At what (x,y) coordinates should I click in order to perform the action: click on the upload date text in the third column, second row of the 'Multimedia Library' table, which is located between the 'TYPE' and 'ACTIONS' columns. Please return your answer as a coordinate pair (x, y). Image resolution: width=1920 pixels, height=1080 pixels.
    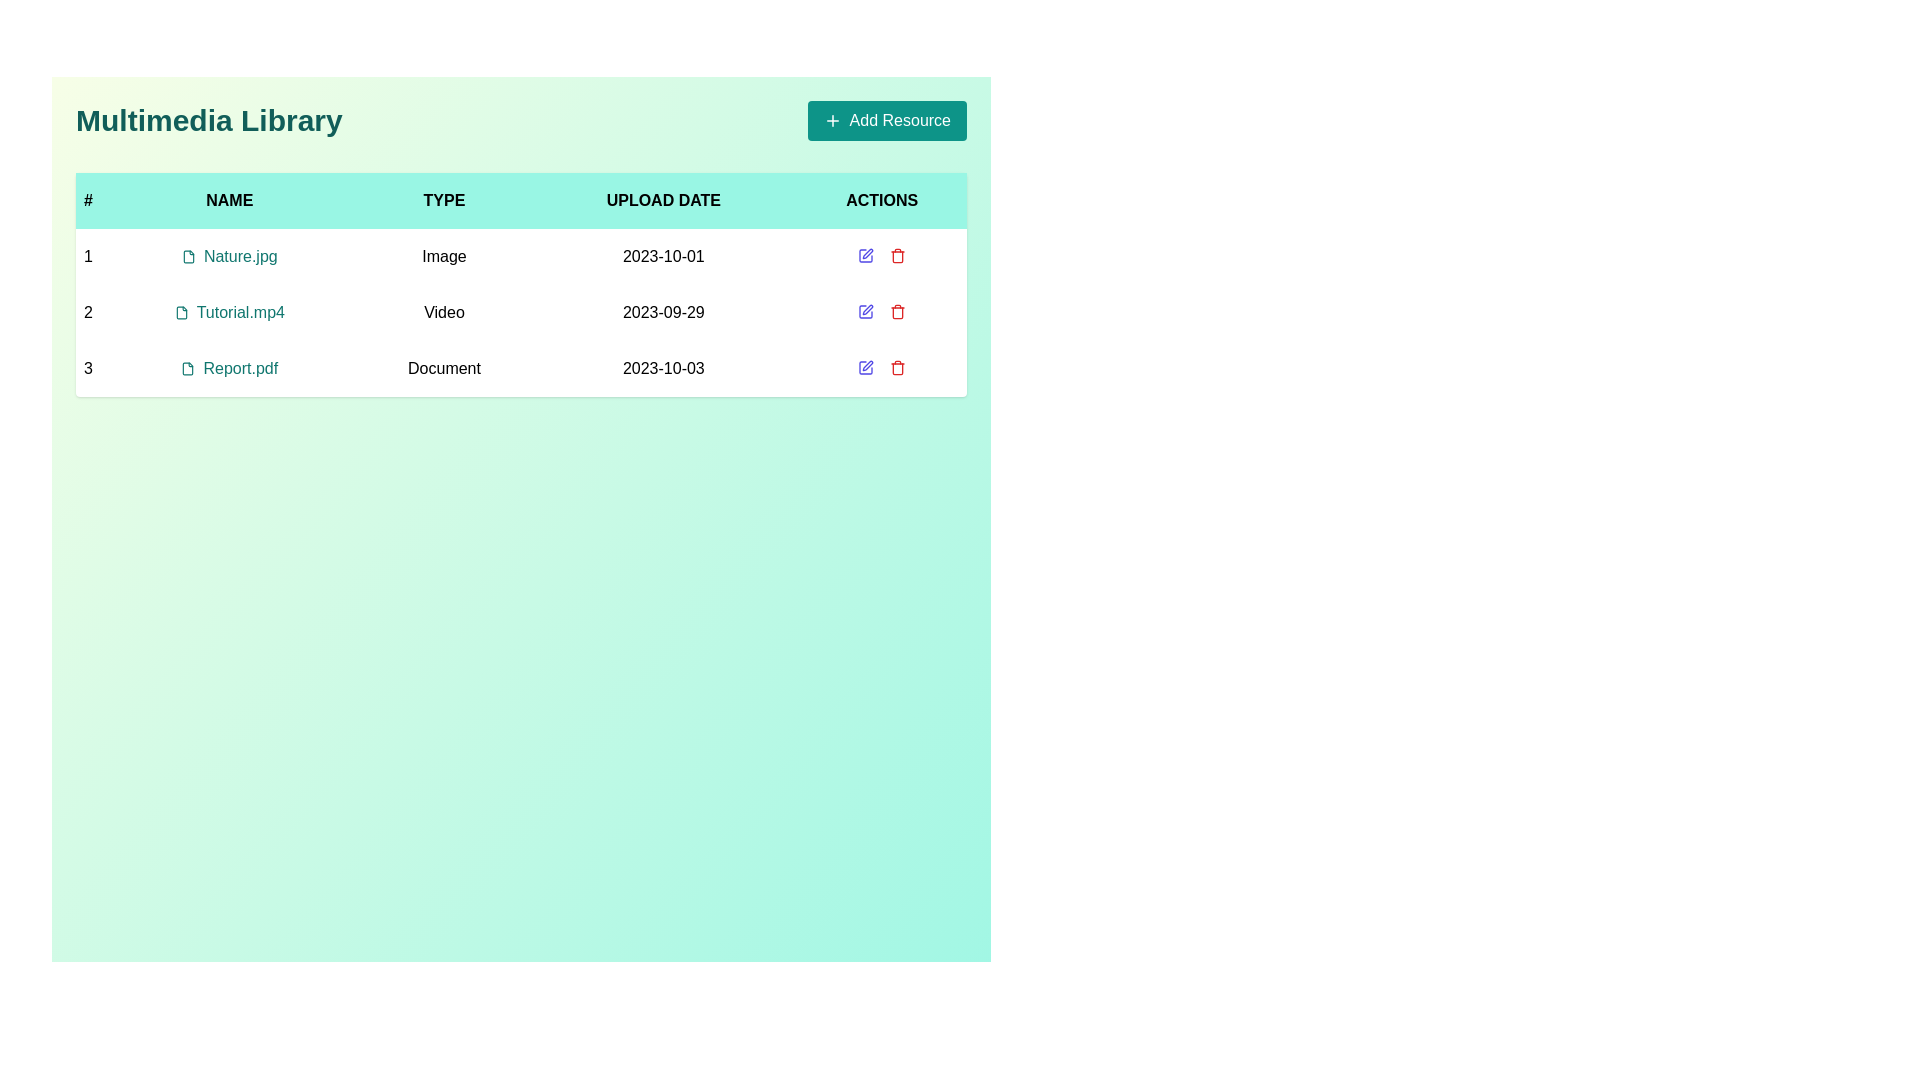
    Looking at the image, I should click on (663, 256).